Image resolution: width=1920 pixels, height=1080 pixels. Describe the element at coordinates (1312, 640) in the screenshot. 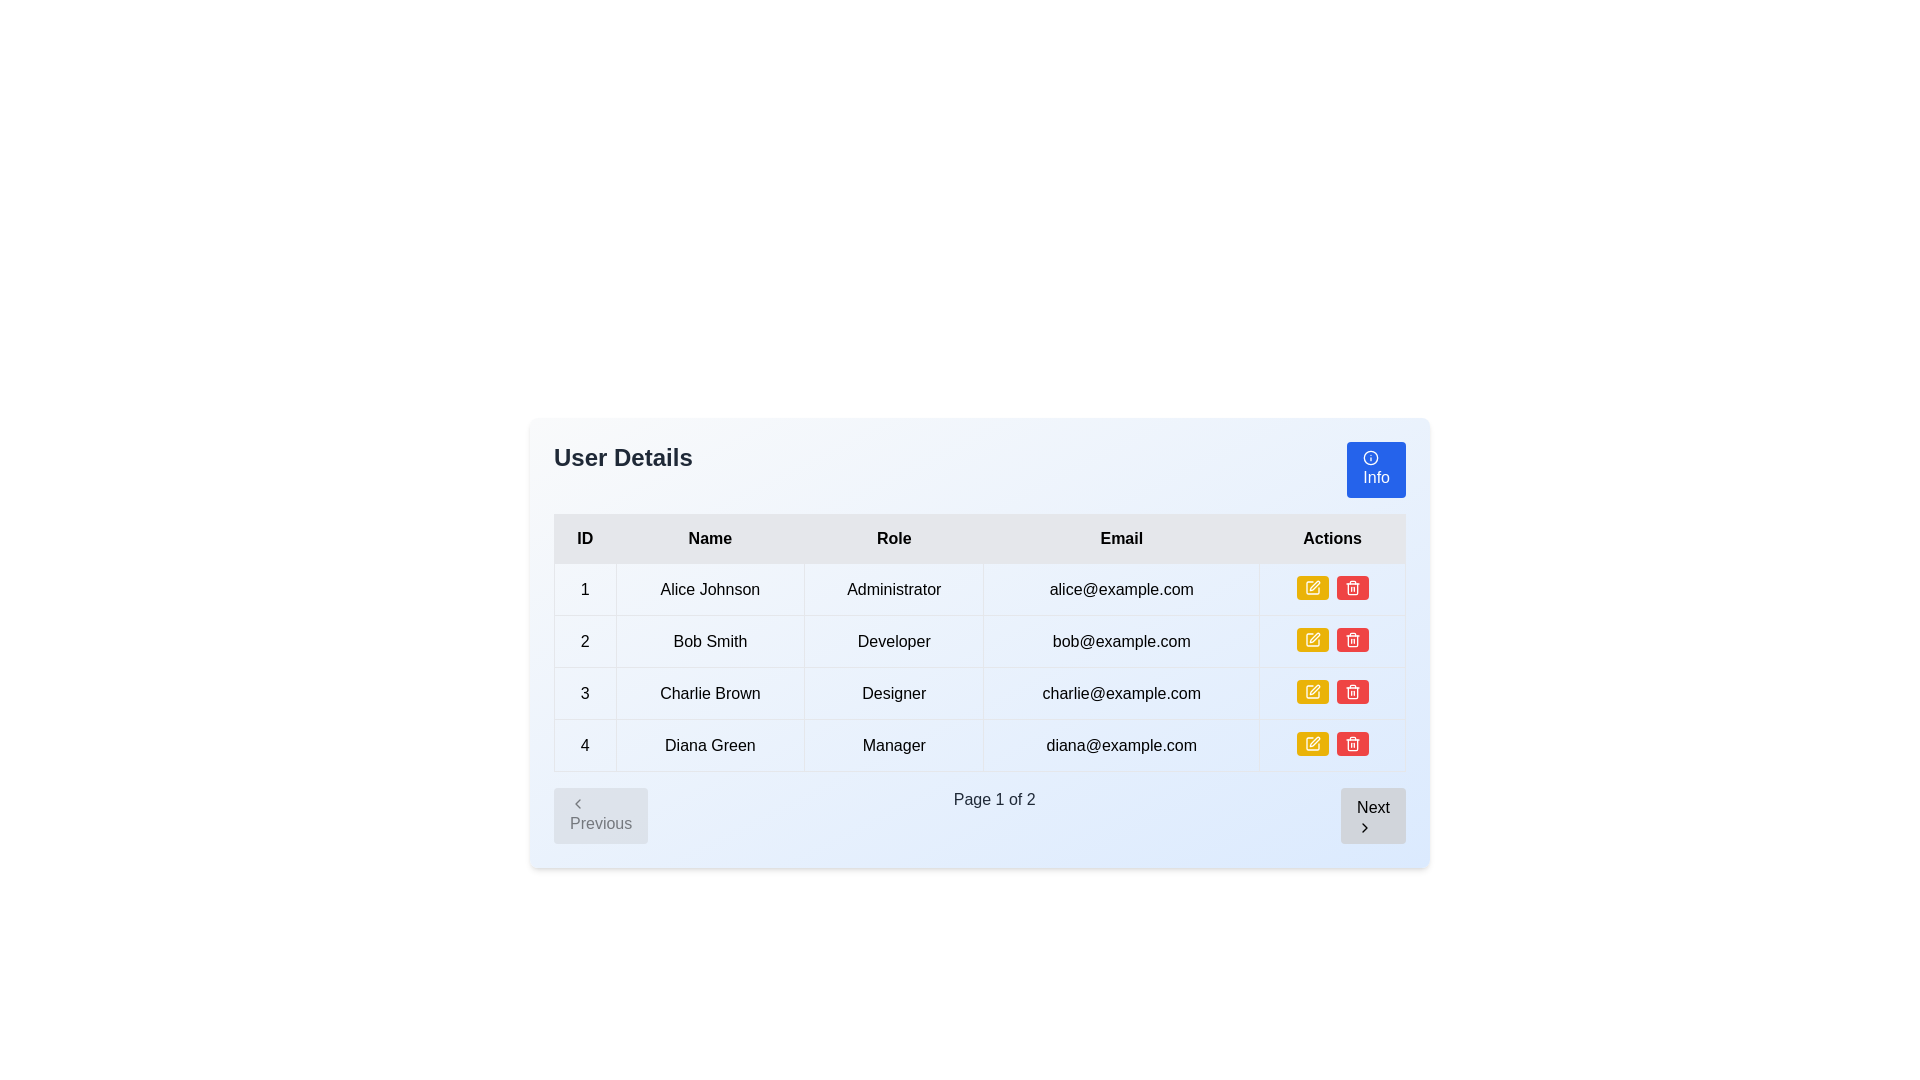

I see `the square-shaped edit icon with a pen inside it, located in the fourth row of the Actions column, to initiate editing` at that location.